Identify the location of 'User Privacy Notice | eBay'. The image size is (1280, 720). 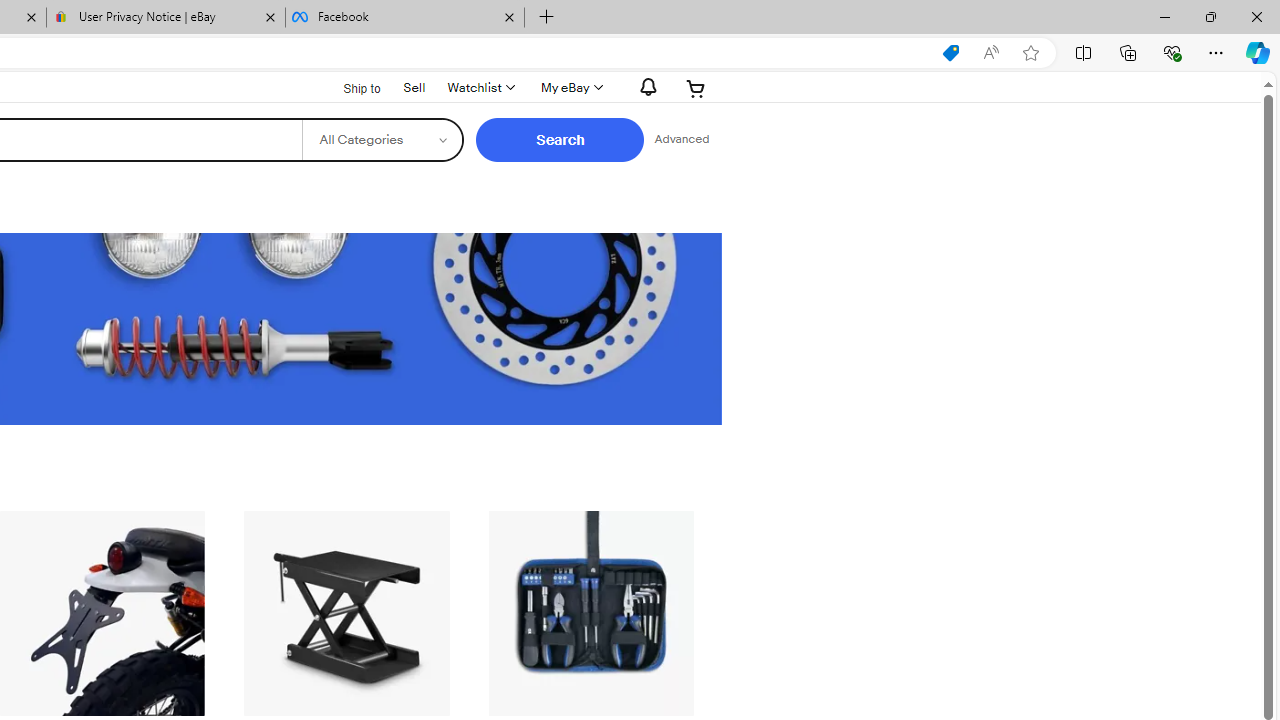
(166, 17).